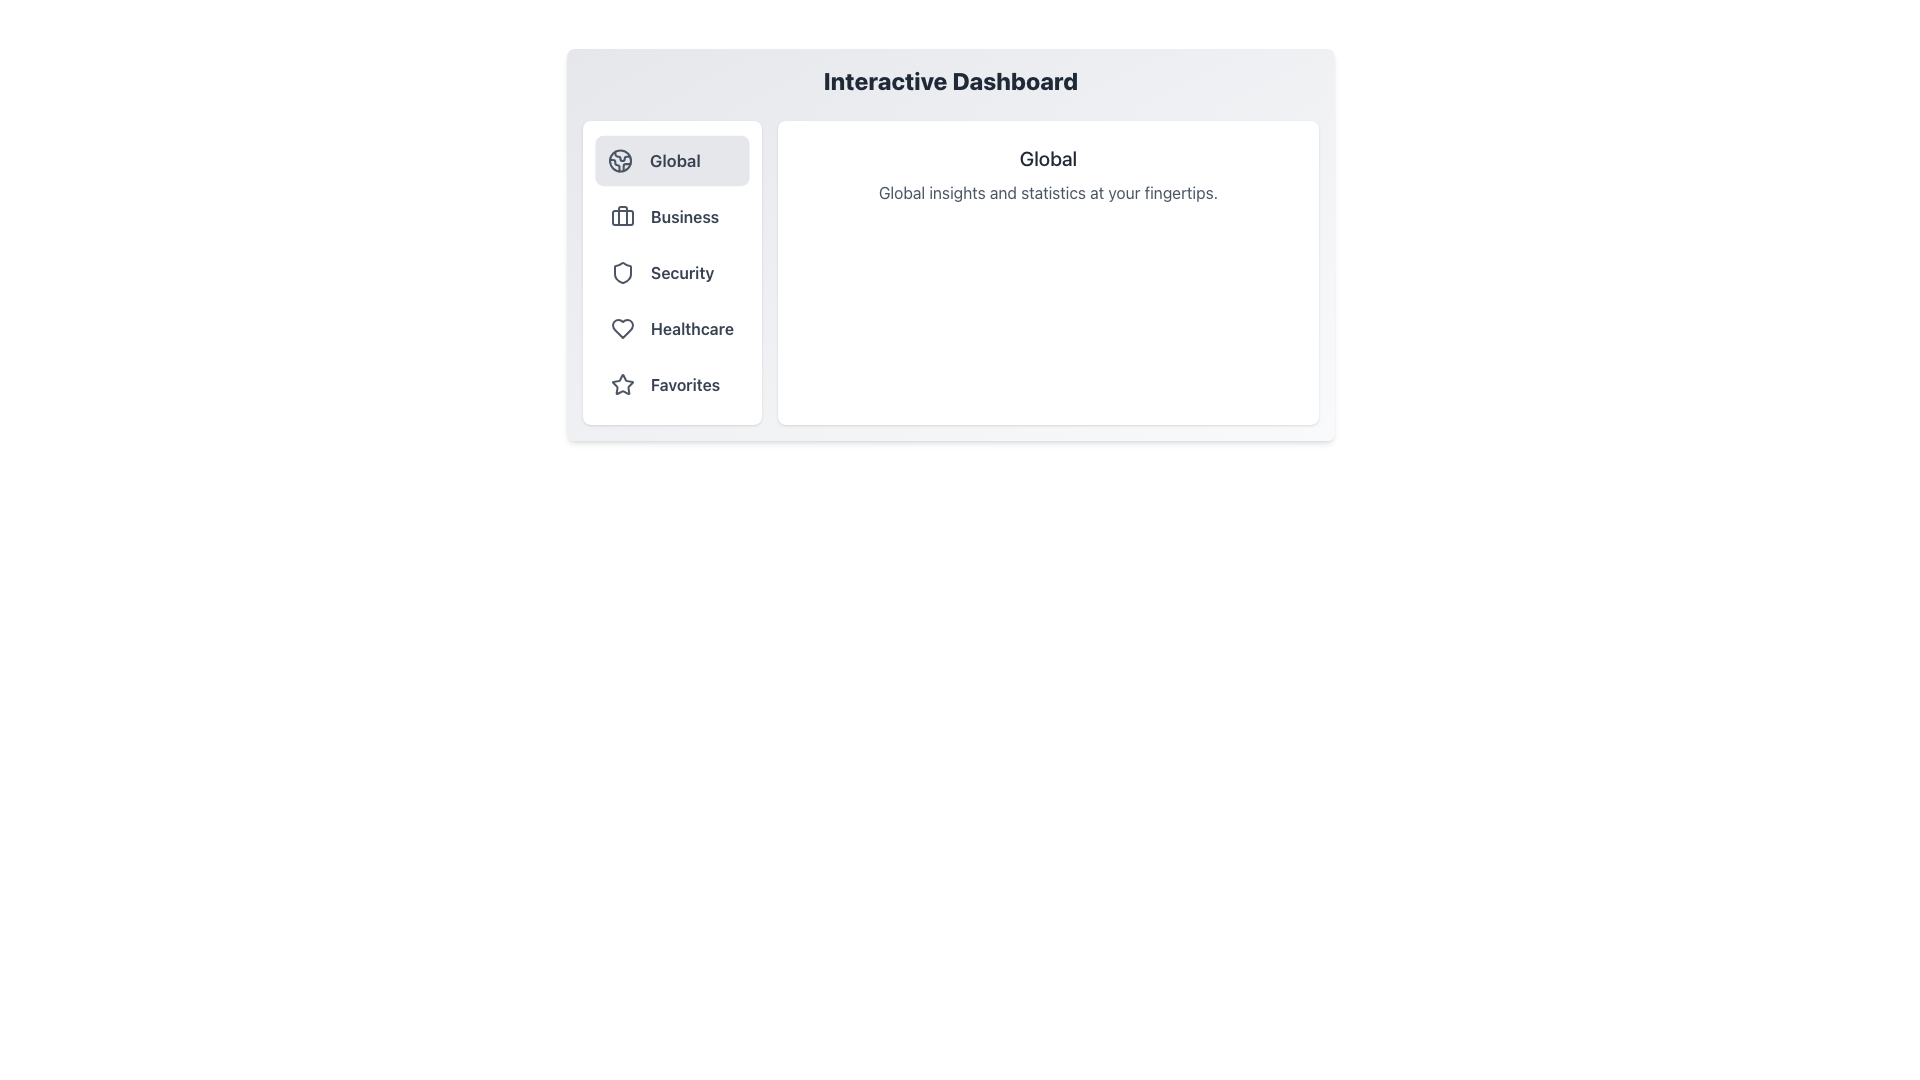  What do you see at coordinates (622, 327) in the screenshot?
I see `the dark gray heart-shaped icon with a thick outline, located next to the text 'Healthcare' in the menu` at bounding box center [622, 327].